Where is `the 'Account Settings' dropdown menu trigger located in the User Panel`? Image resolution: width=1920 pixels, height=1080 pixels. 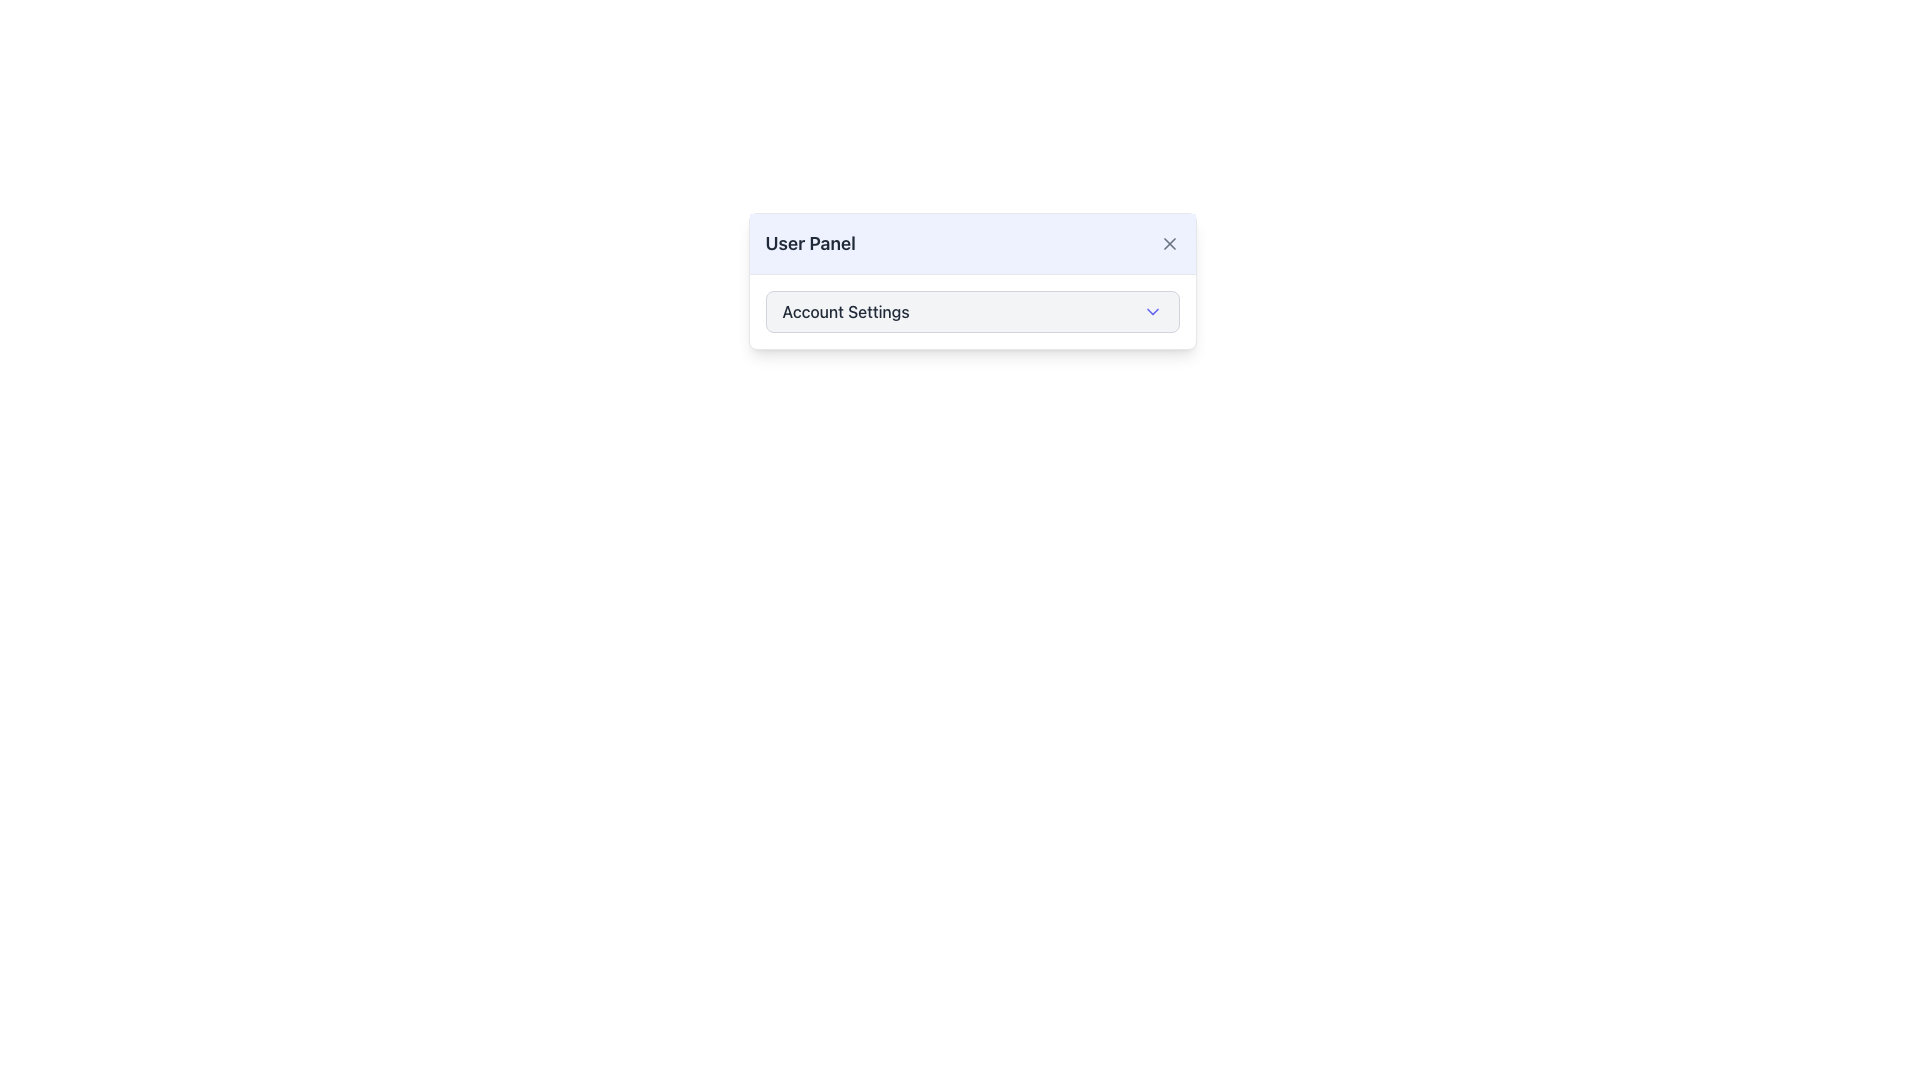 the 'Account Settings' dropdown menu trigger located in the User Panel is located at coordinates (972, 312).